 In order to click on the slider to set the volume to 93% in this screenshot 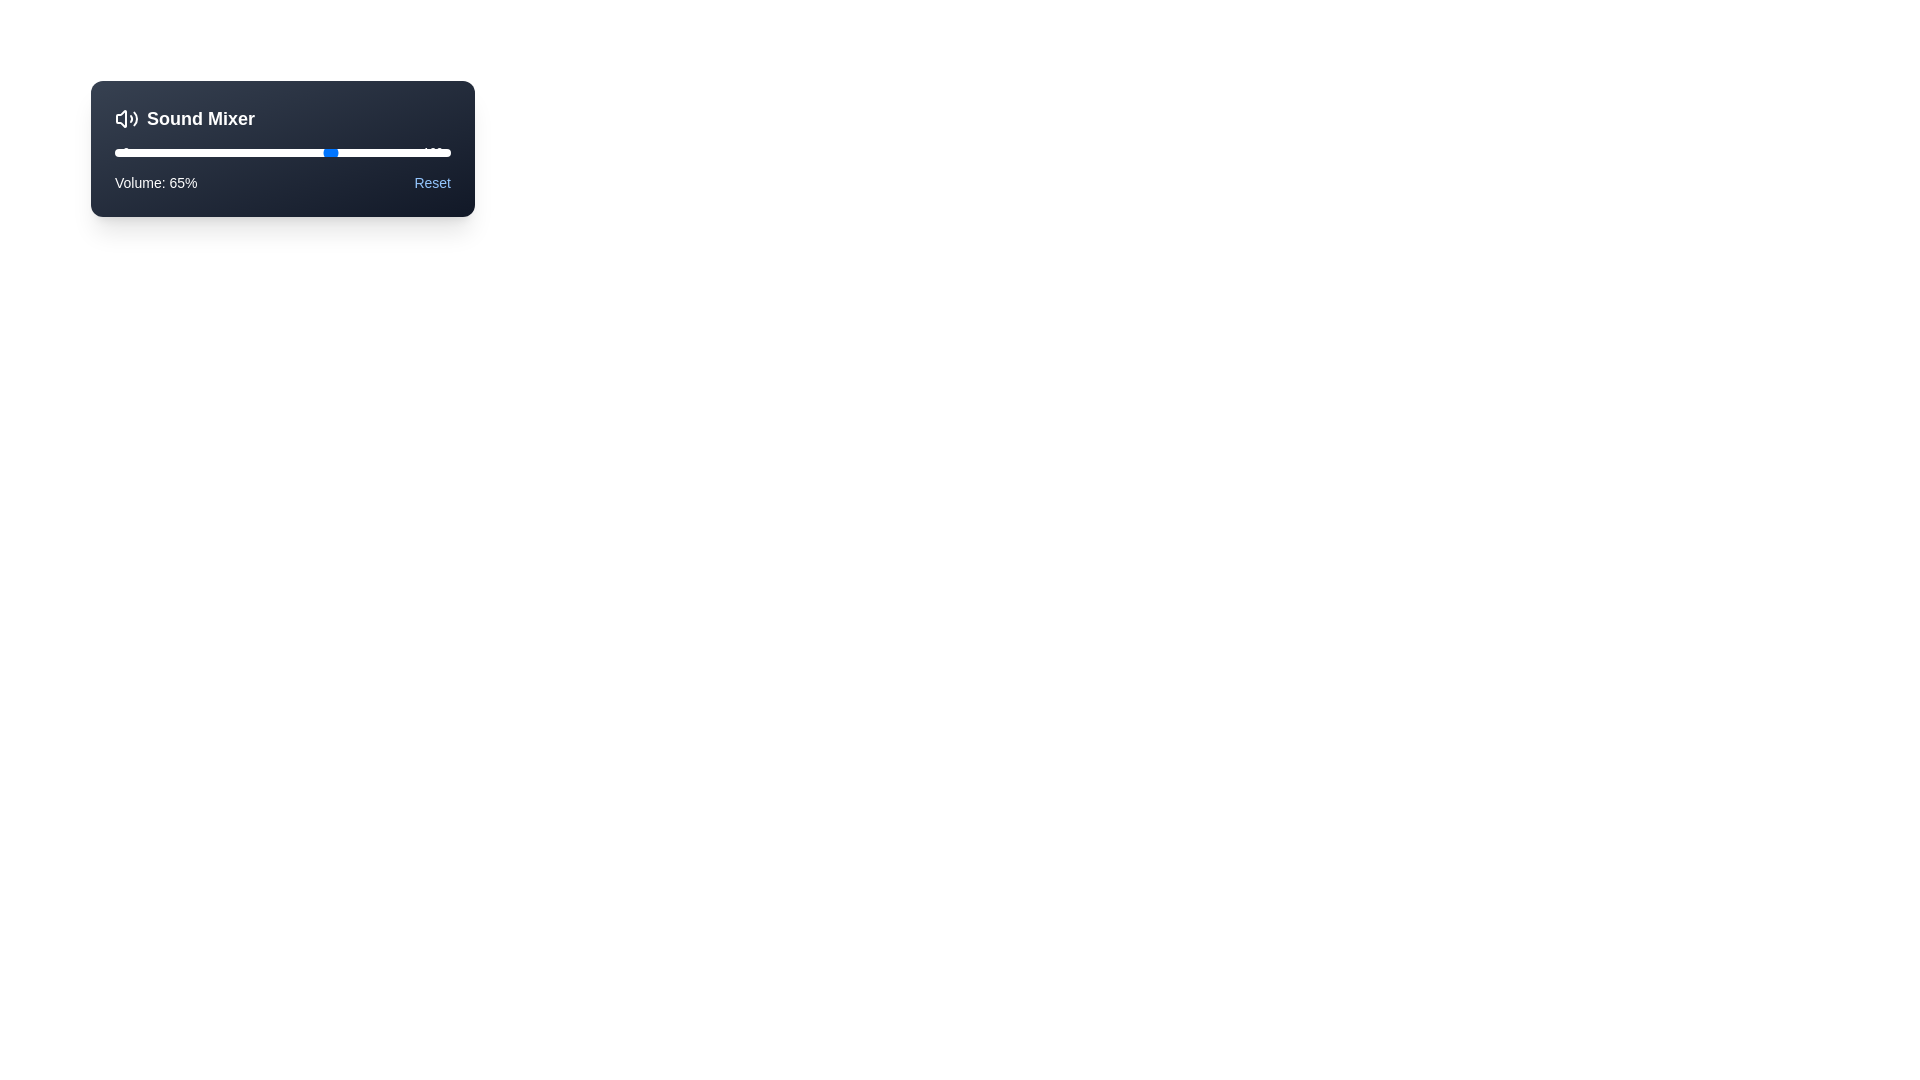, I will do `click(426, 152)`.